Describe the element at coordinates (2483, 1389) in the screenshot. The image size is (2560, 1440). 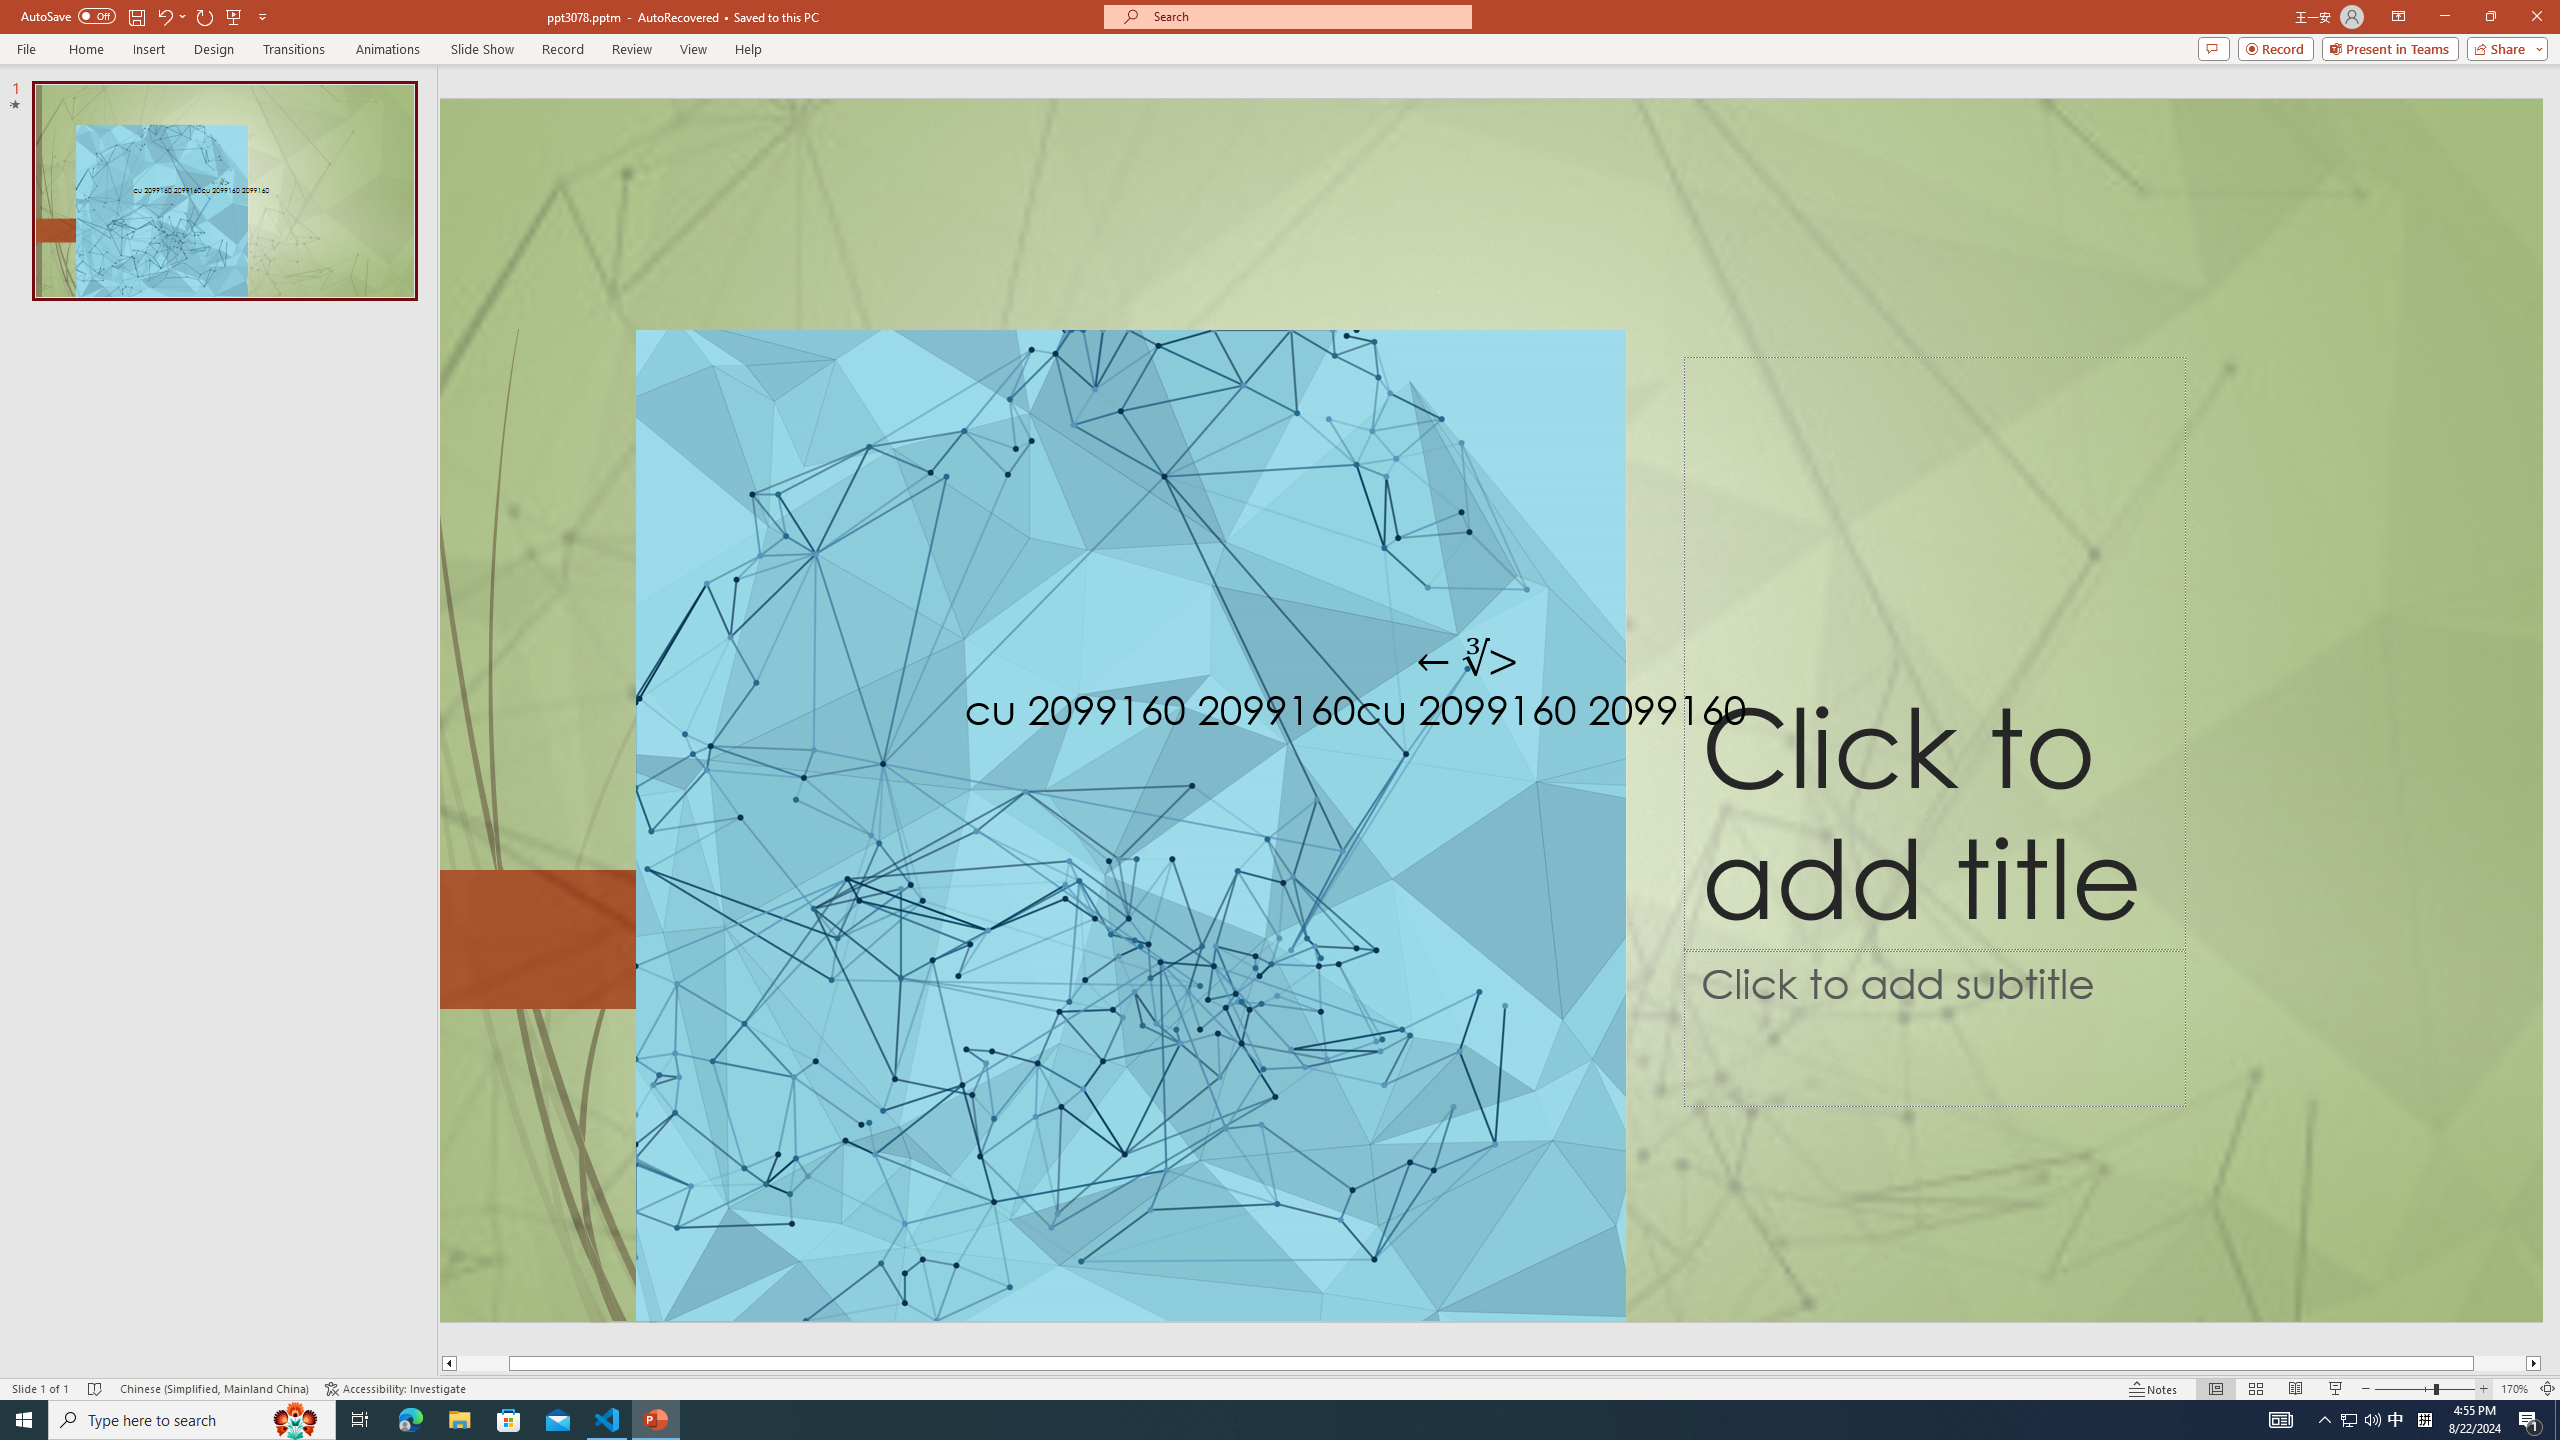
I see `'Zoom In'` at that location.